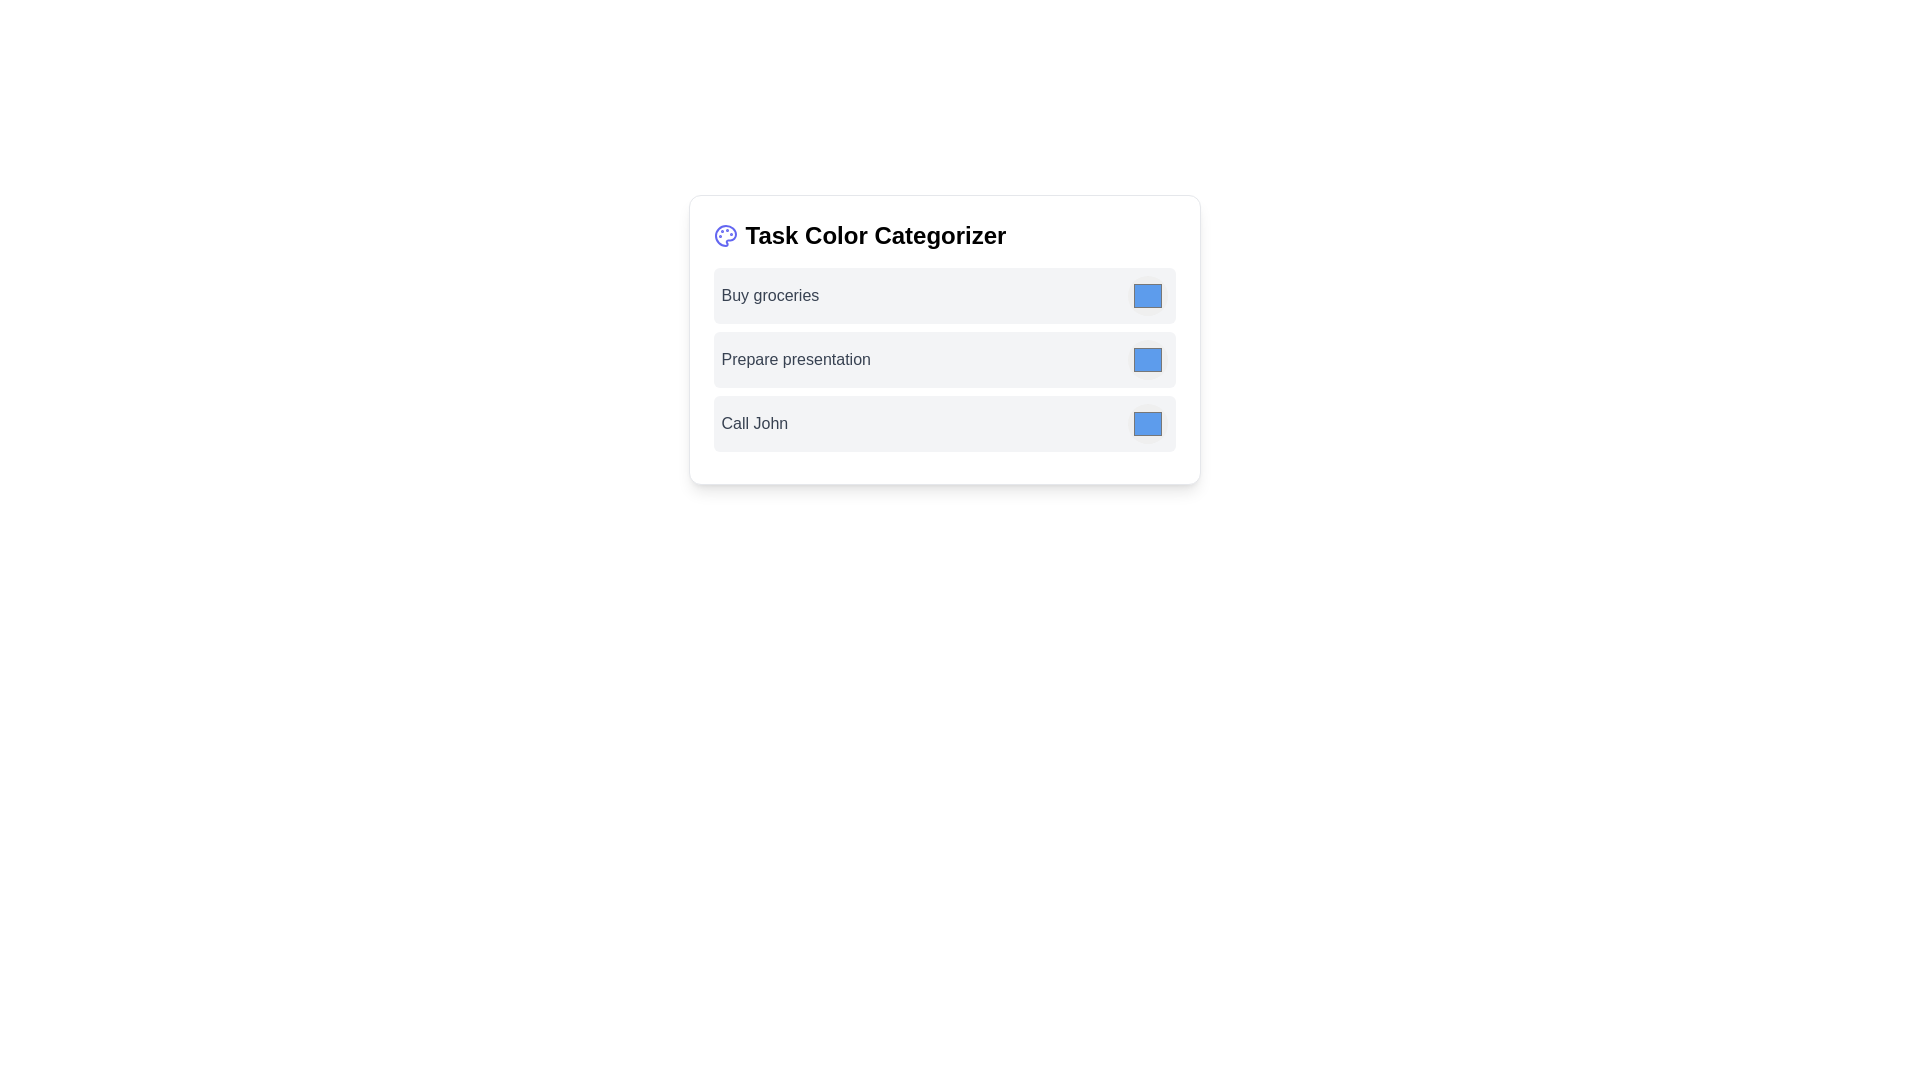 Image resolution: width=1920 pixels, height=1080 pixels. Describe the element at coordinates (795, 358) in the screenshot. I see `the text label representing a task in the second row of the to-do list, located below 'Buy groceries' and above 'Call John', positioned towards the left side adjacent to a color-indicating circular icon` at that location.